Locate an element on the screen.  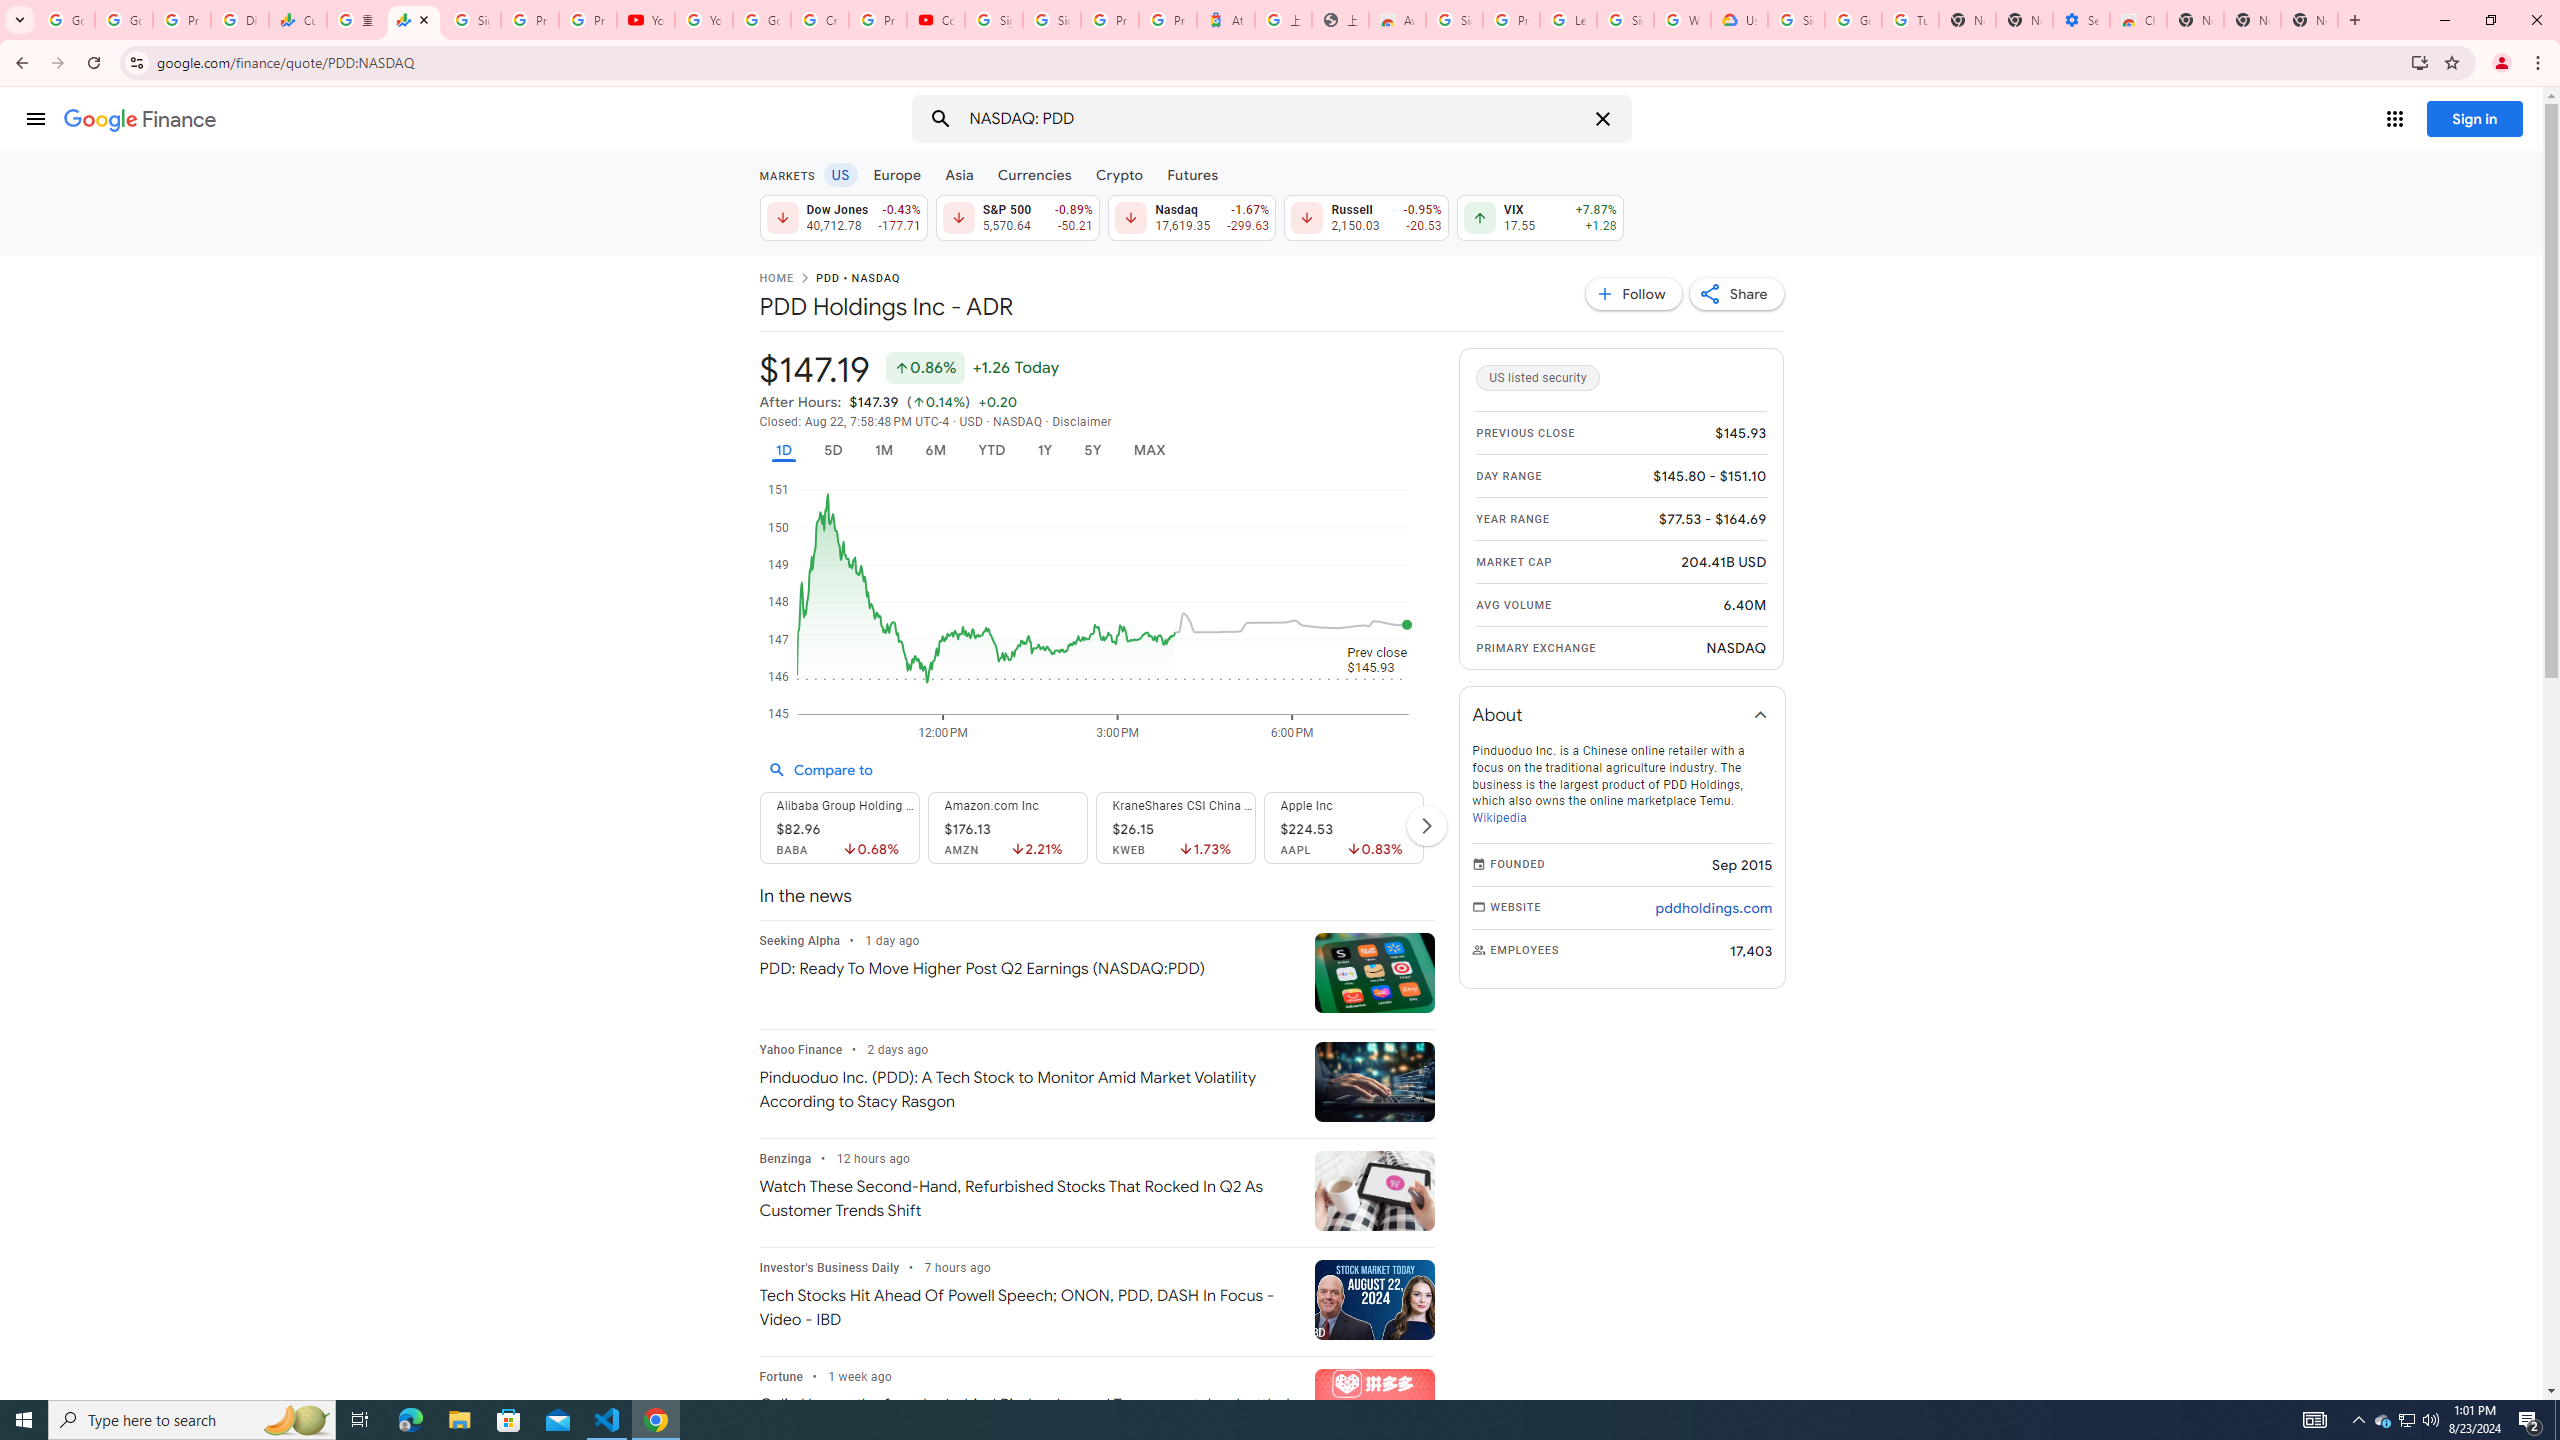
'Who are Google' is located at coordinates (1683, 19).